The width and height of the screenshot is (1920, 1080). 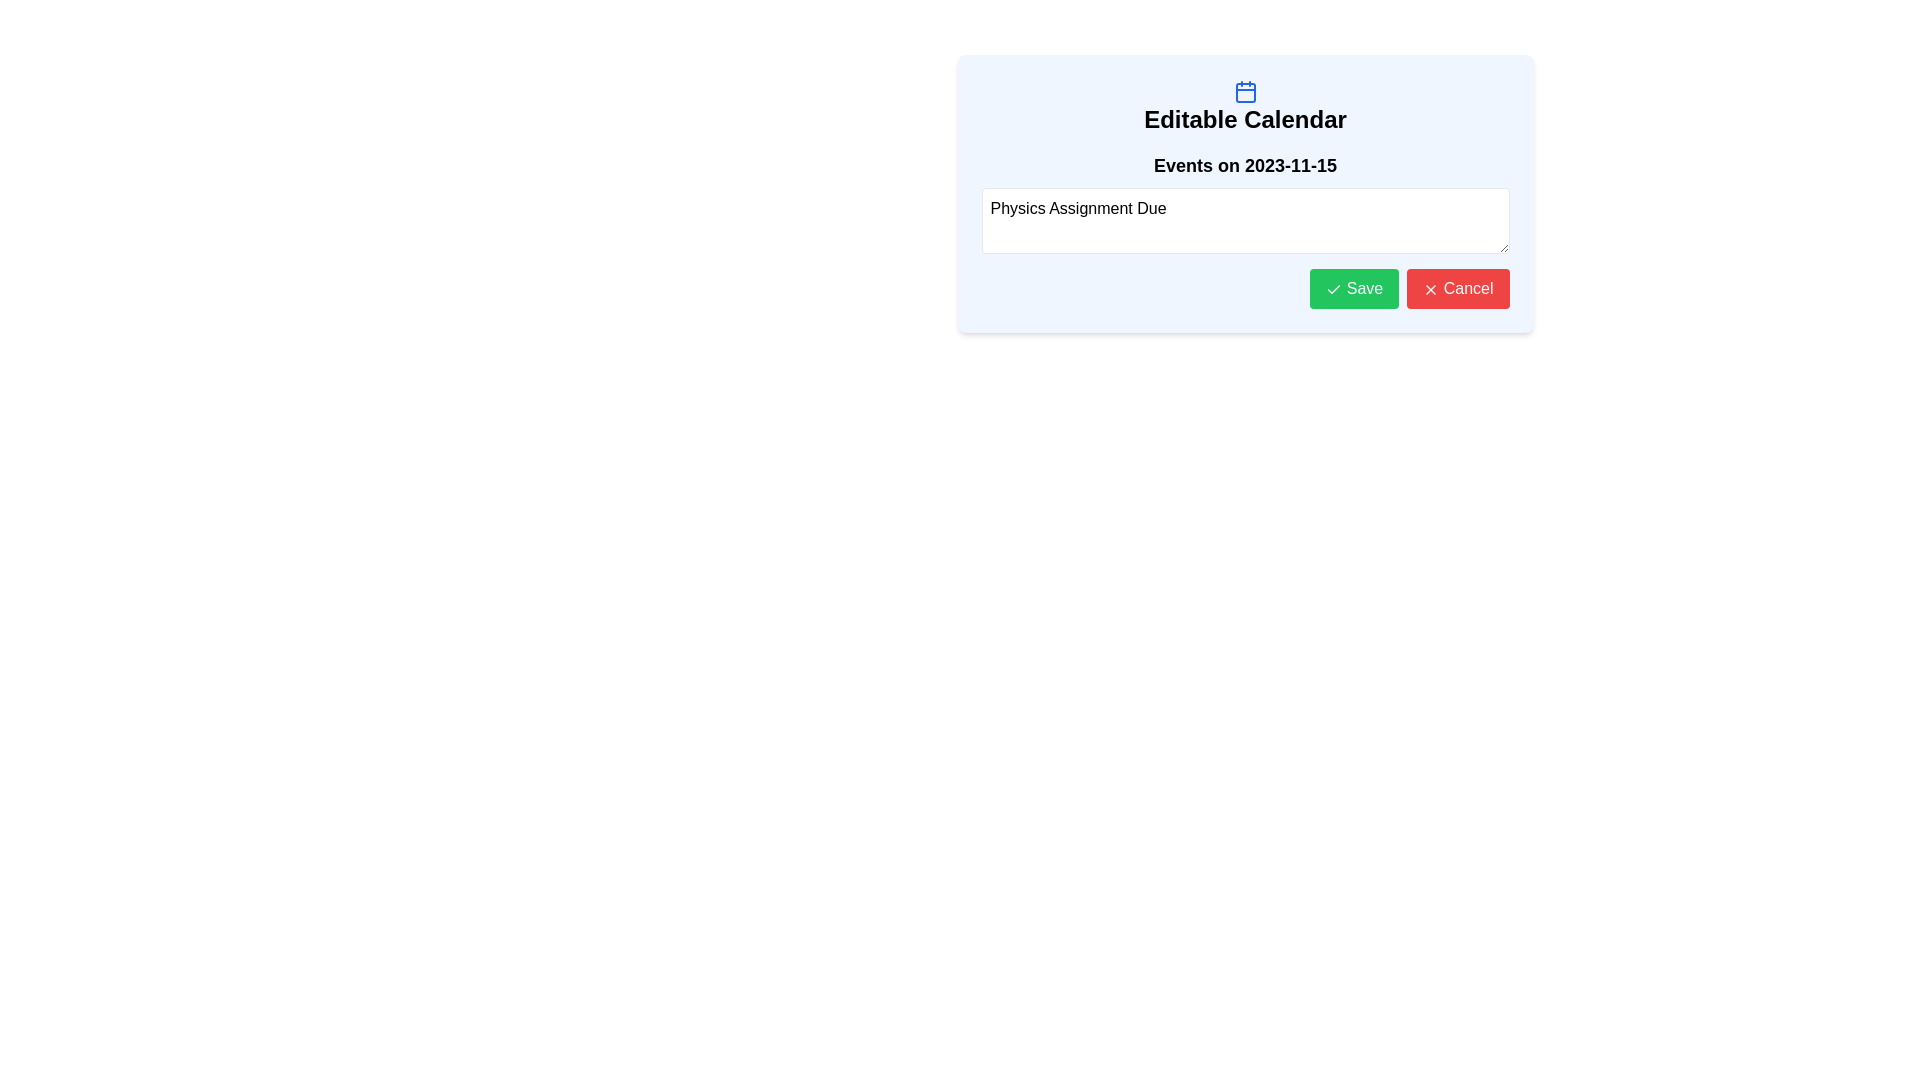 What do you see at coordinates (1354, 288) in the screenshot?
I see `the 'Save' button, which has a green background and white text, located at the bottom of the editable calendar interface` at bounding box center [1354, 288].